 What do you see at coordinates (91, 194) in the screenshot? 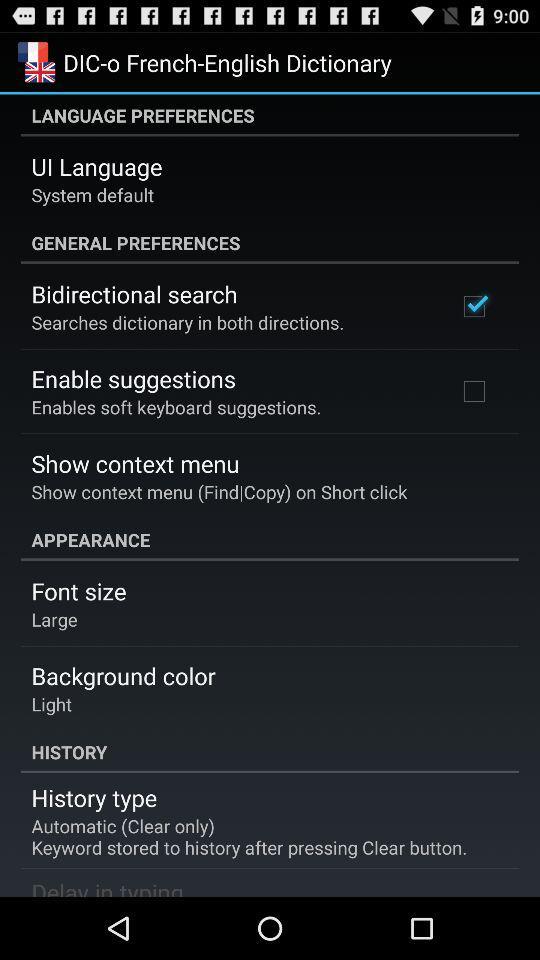
I see `the app below ui language` at bounding box center [91, 194].